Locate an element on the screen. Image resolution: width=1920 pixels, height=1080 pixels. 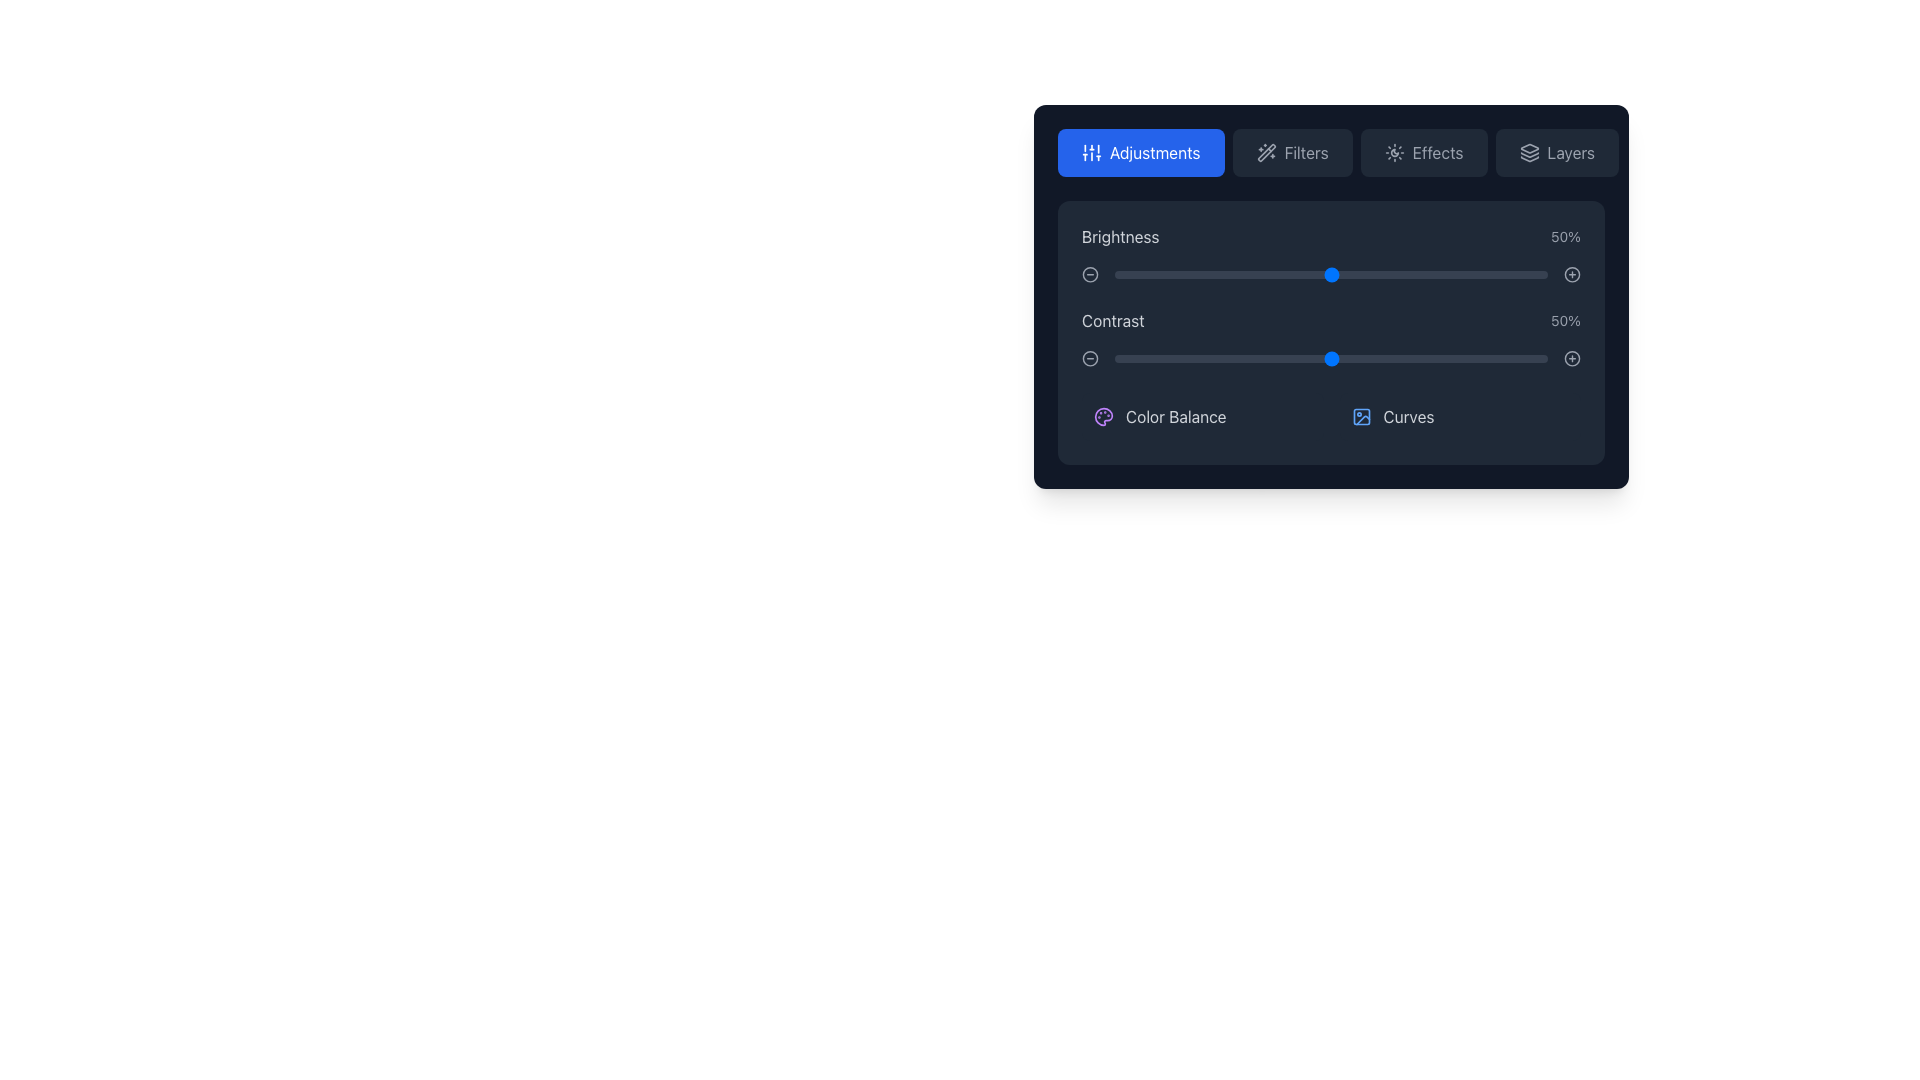
the brightness value is located at coordinates (1231, 274).